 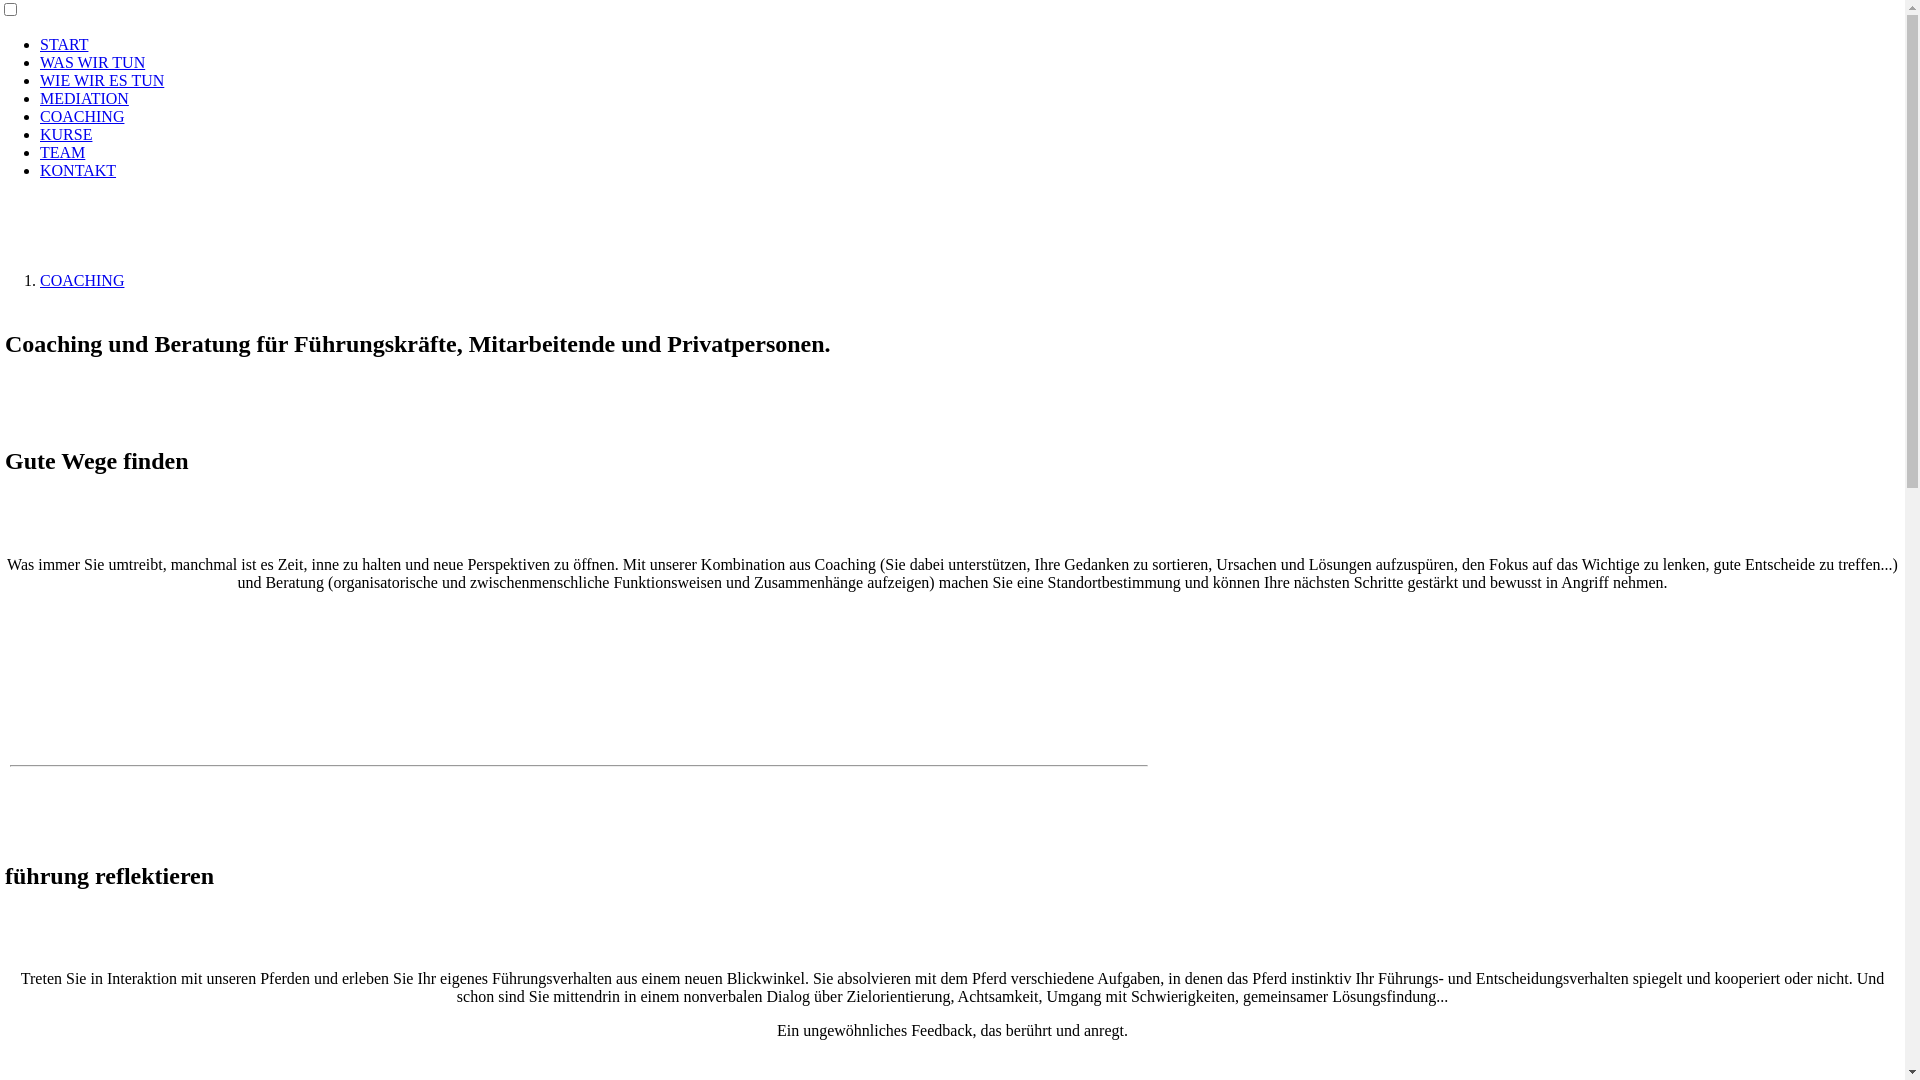 I want to click on 'COACHING', so click(x=80, y=116).